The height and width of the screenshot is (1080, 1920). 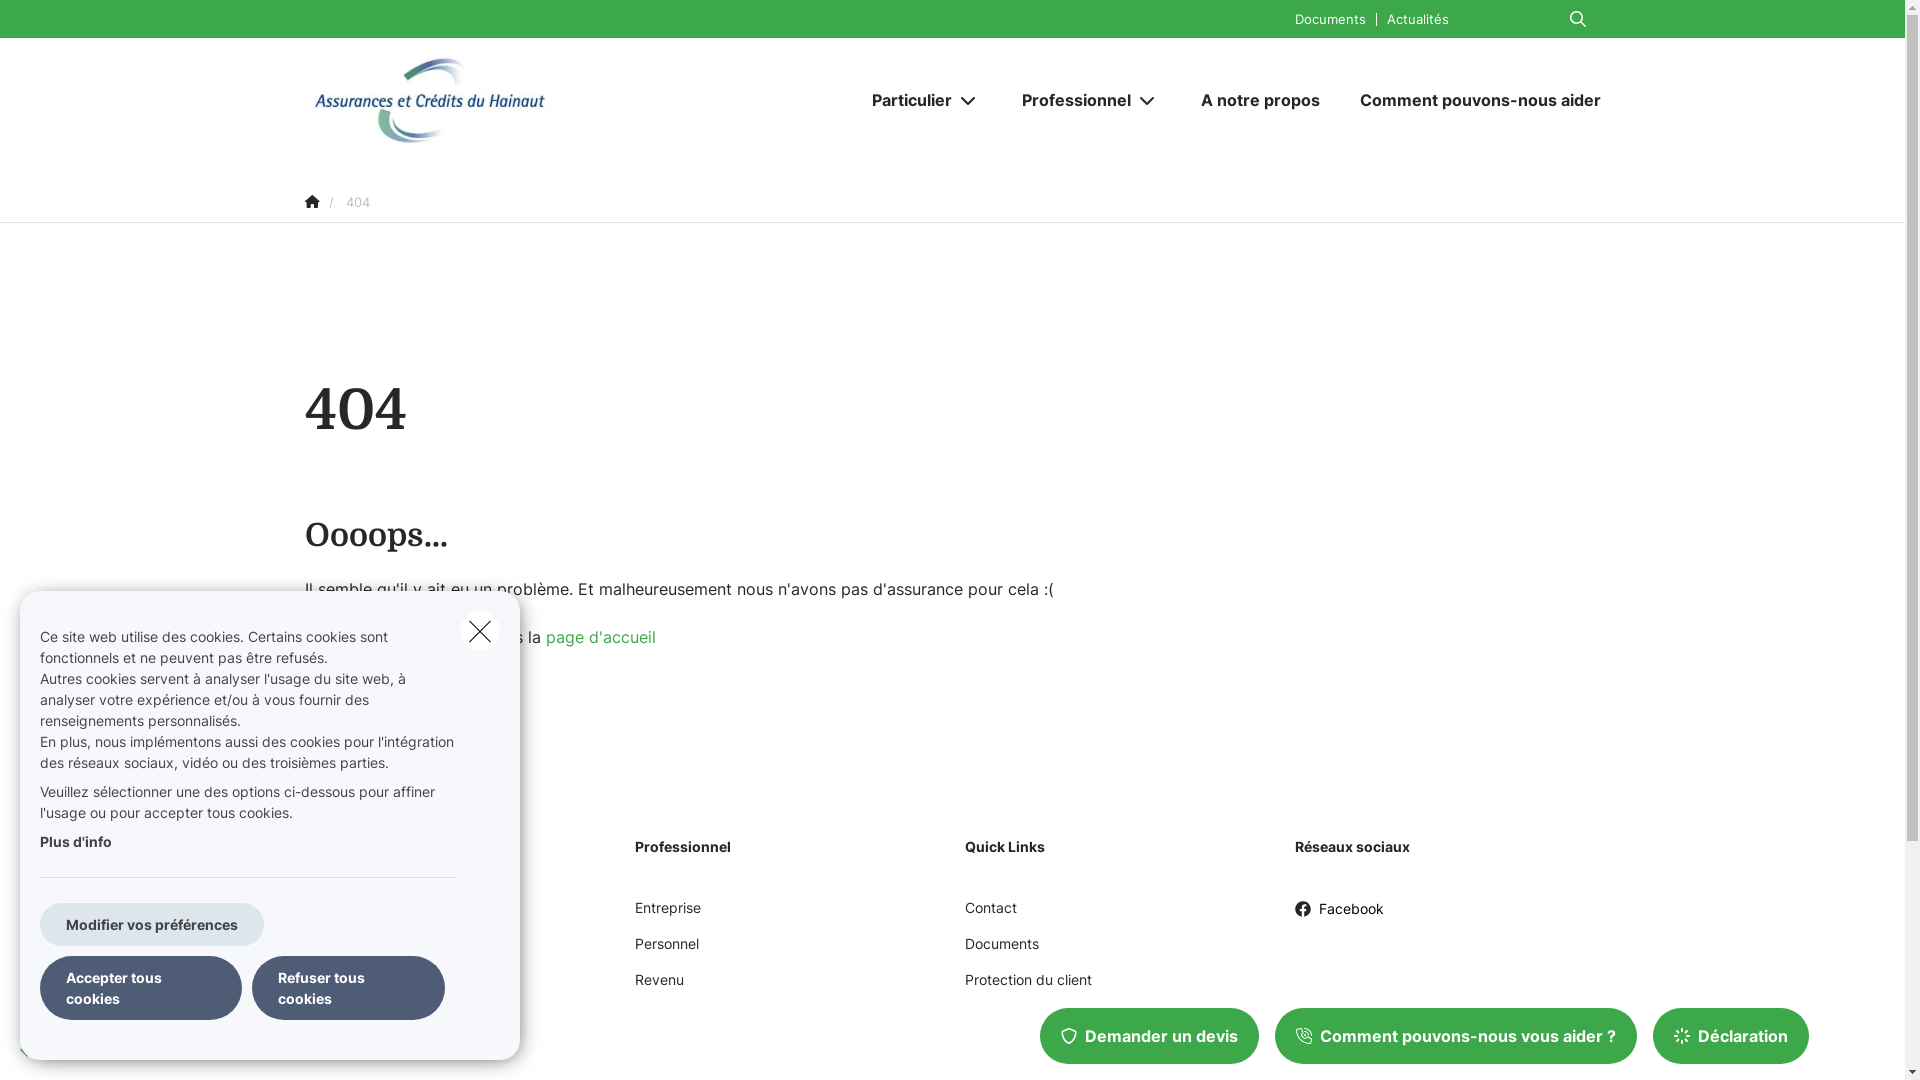 What do you see at coordinates (1329, 18) in the screenshot?
I see `'Documents'` at bounding box center [1329, 18].